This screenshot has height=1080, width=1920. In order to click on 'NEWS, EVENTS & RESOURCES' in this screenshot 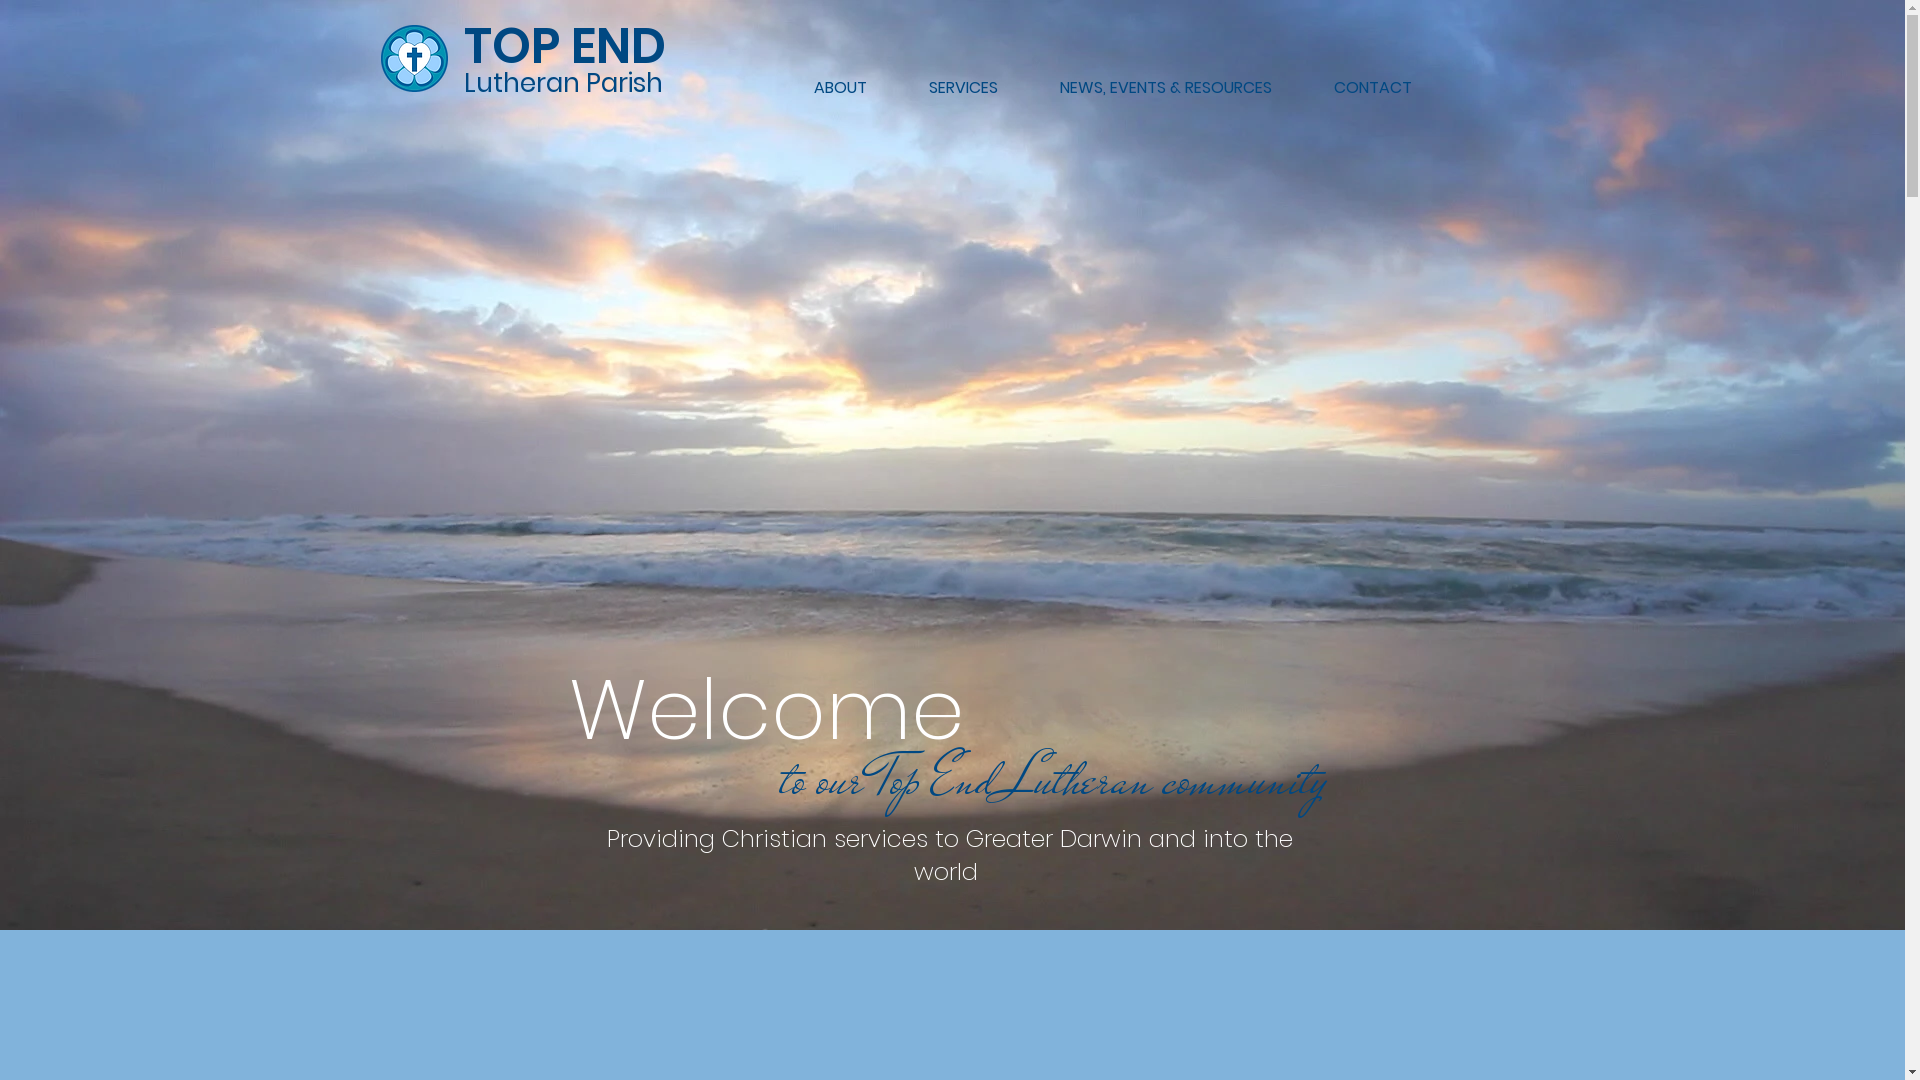, I will do `click(1165, 86)`.